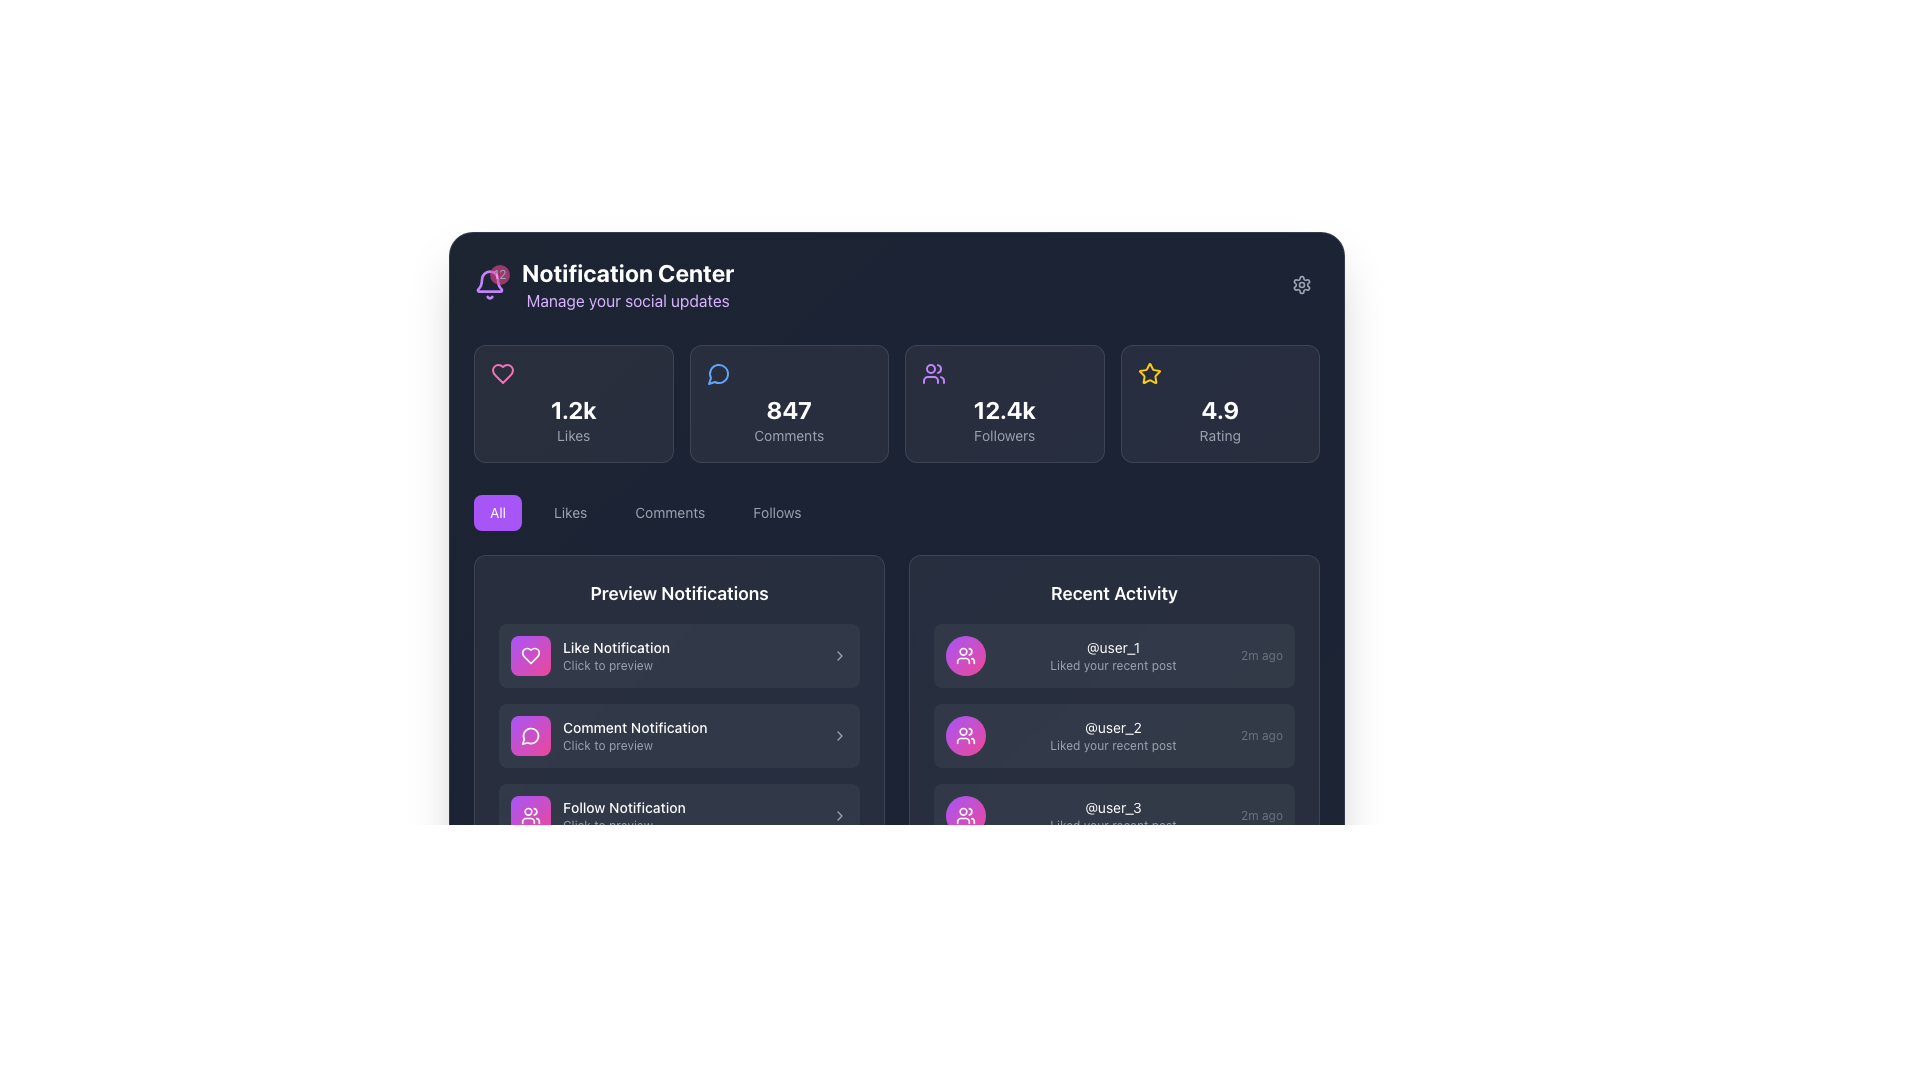 The width and height of the screenshot is (1920, 1080). What do you see at coordinates (569, 512) in the screenshot?
I see `the 'Likes' button in the navigation bar` at bounding box center [569, 512].